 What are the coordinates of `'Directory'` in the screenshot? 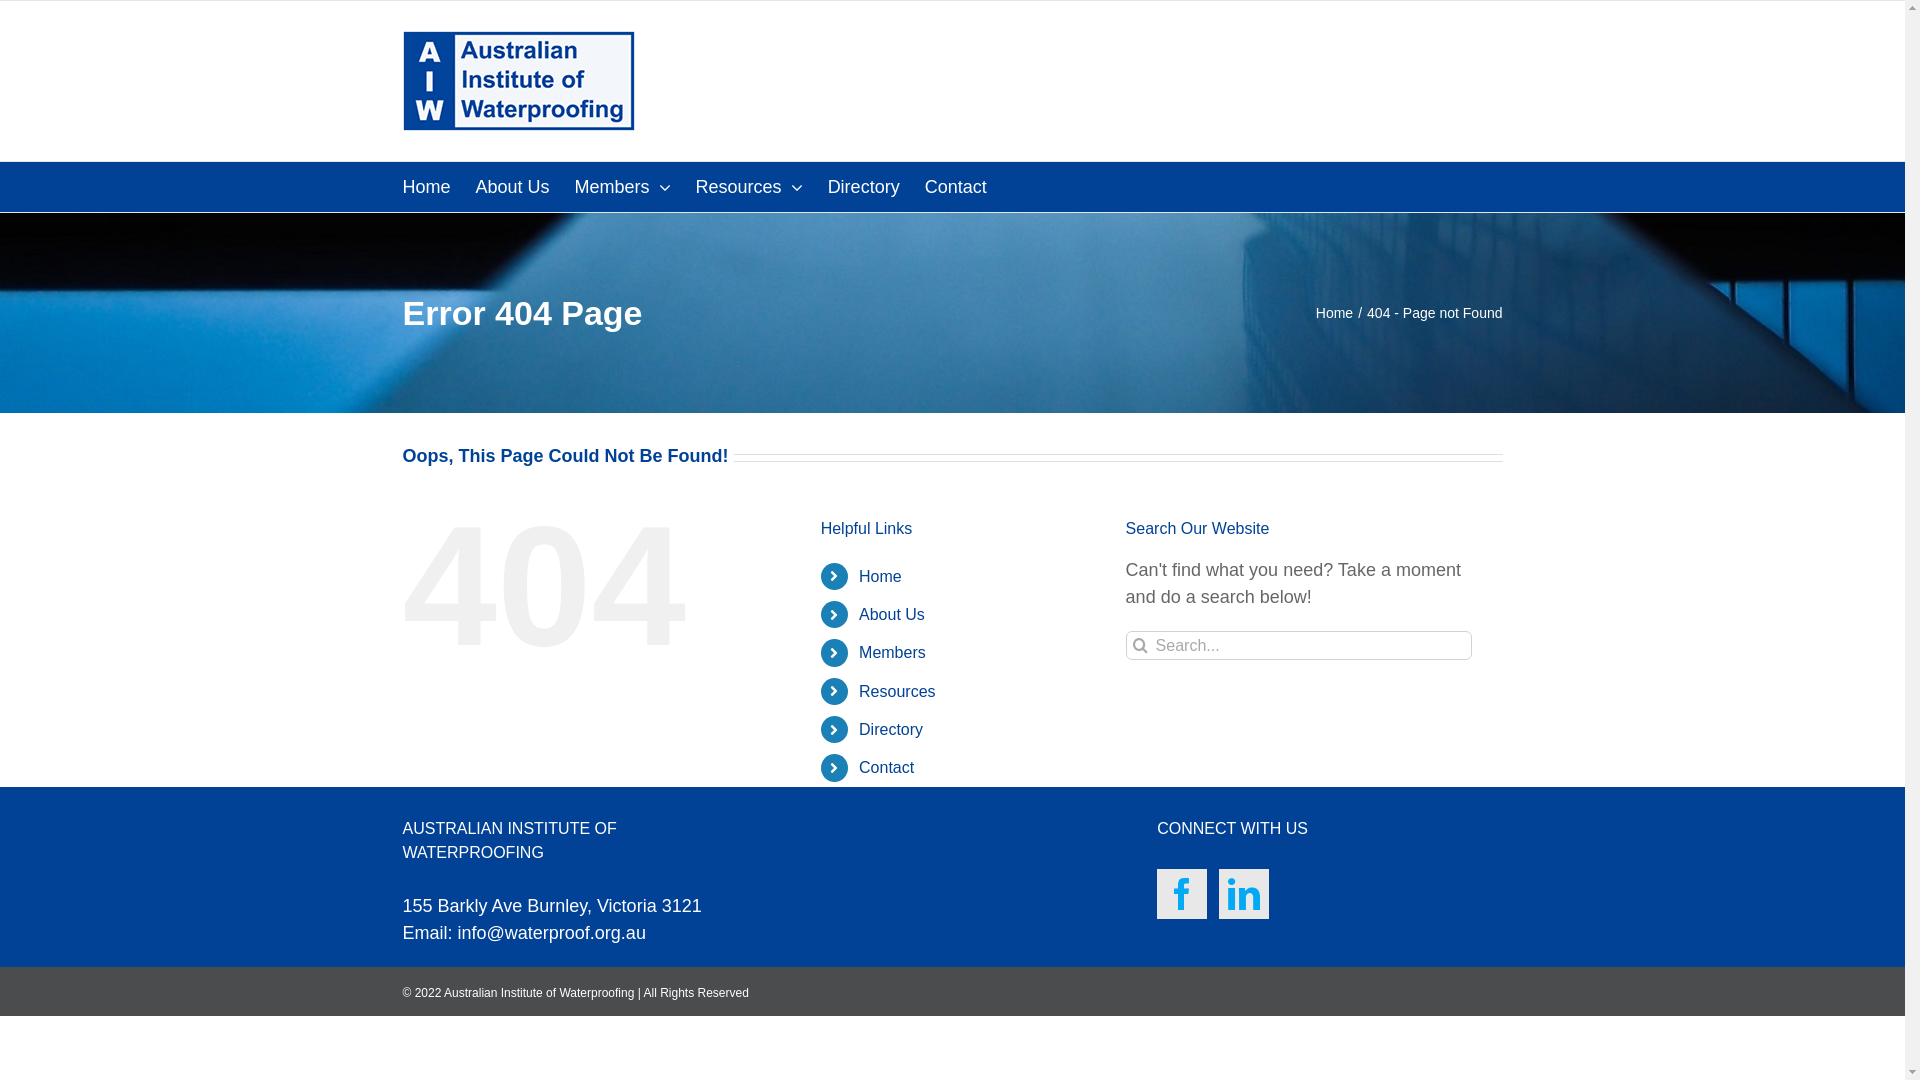 It's located at (890, 729).